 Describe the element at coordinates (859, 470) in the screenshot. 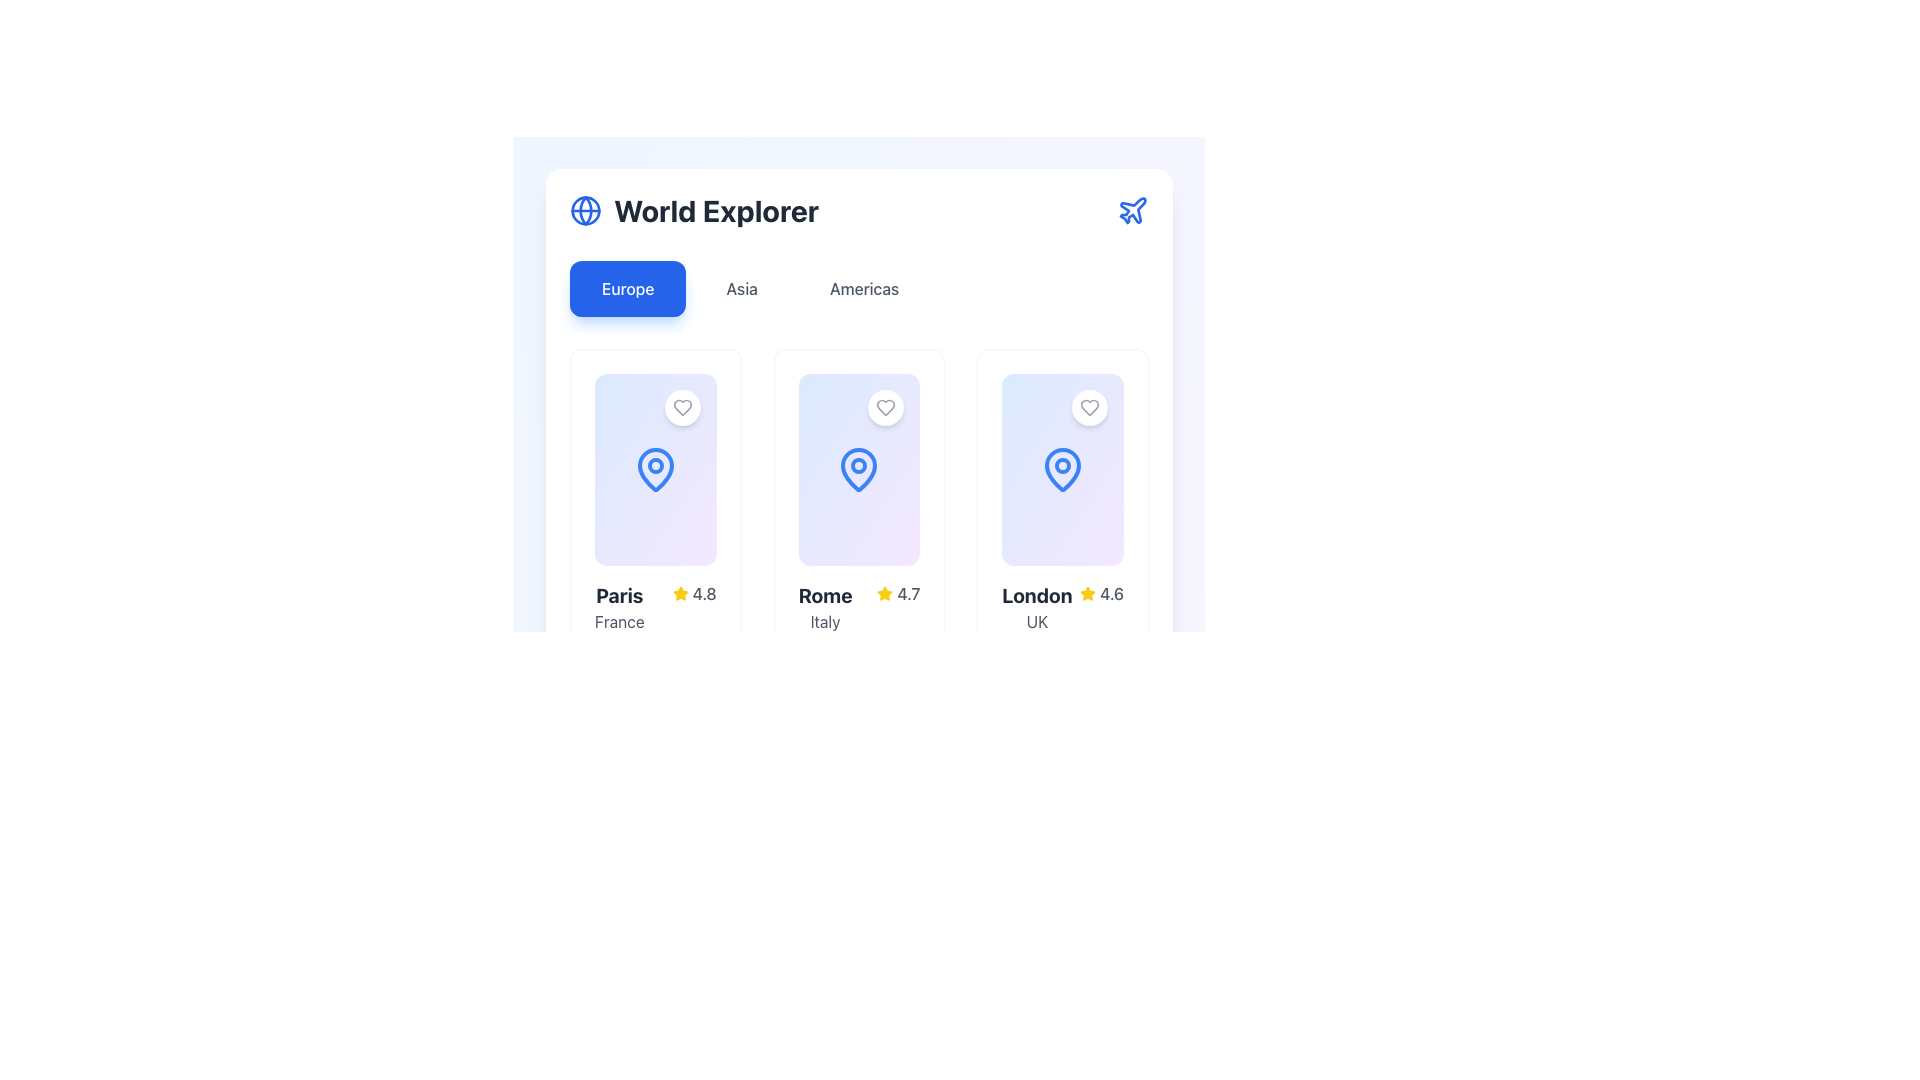

I see `the central map pin icon representing 'Rome, Italy' located in the second column of the 'Europe' section` at that location.